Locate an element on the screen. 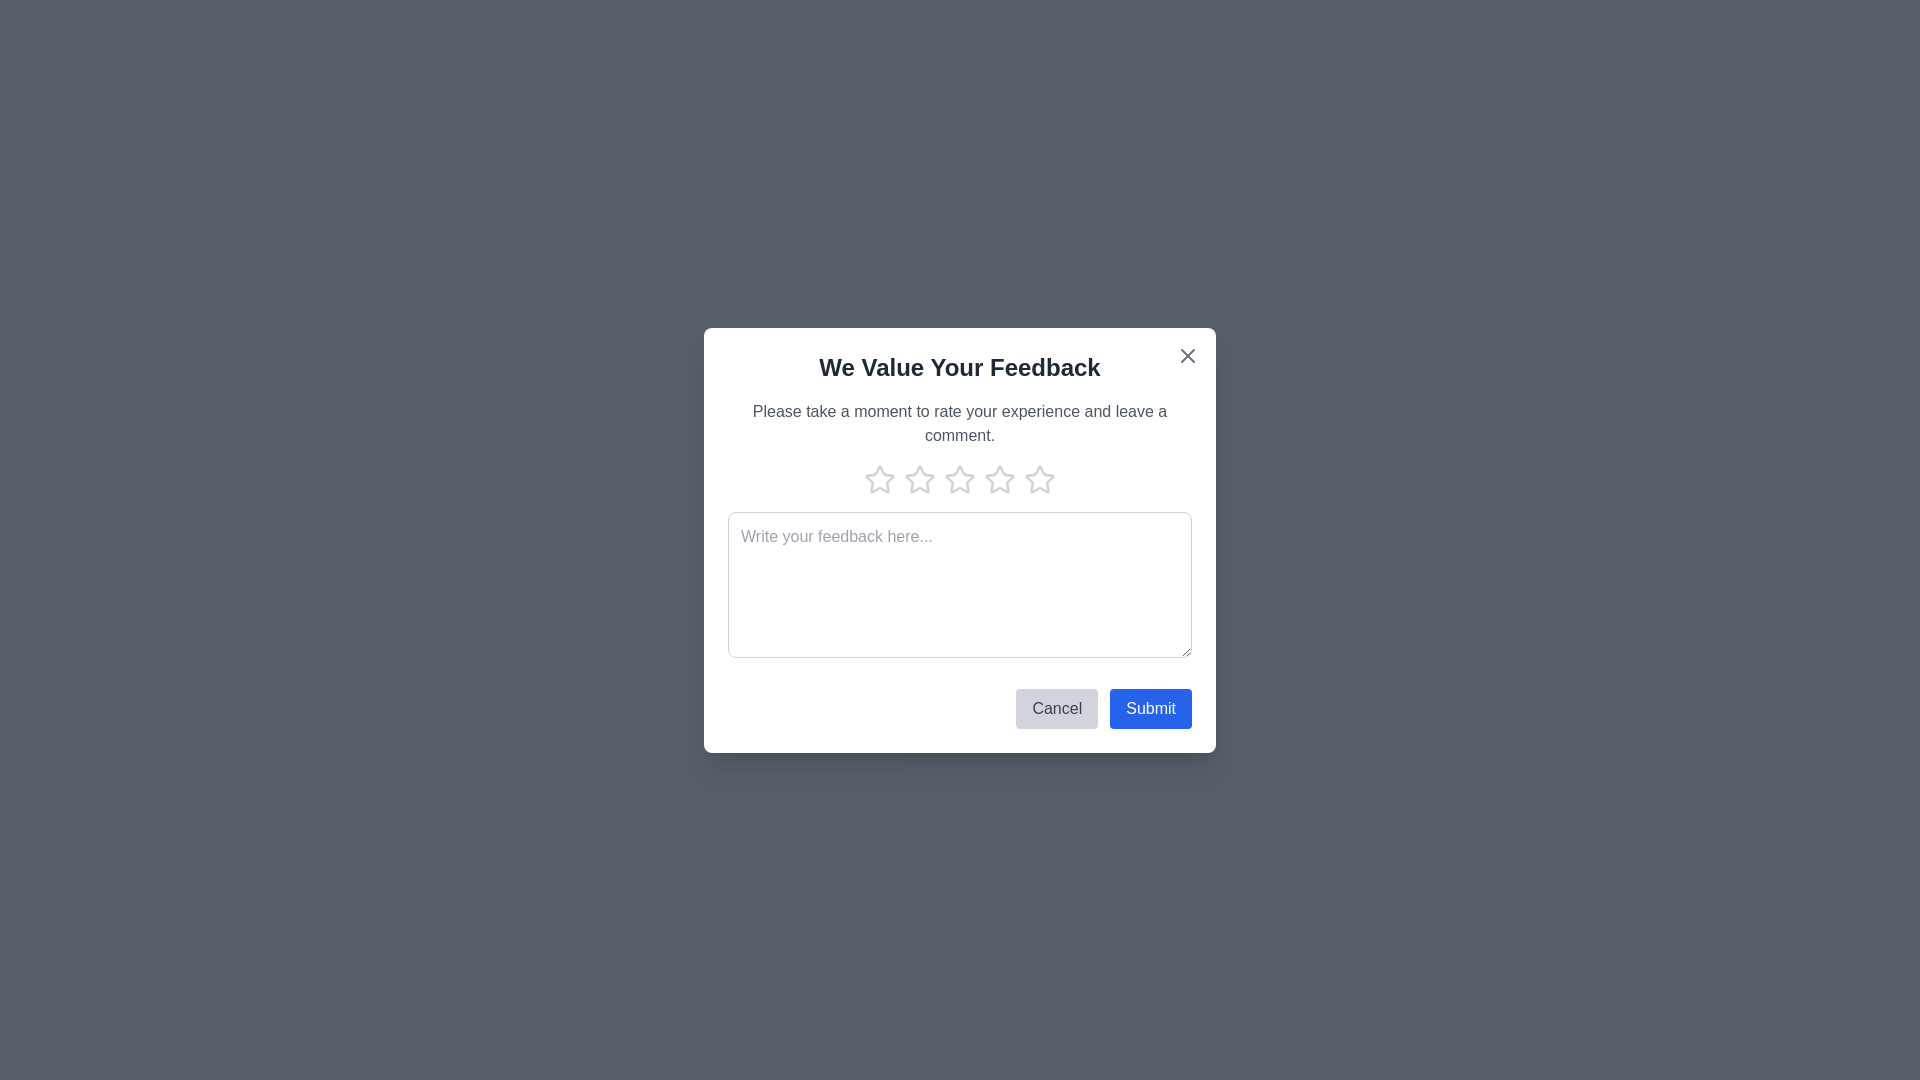  the 'X' icon button located in the top-right corner of the modal window titled 'We Value Your Feedback' is located at coordinates (1188, 353).